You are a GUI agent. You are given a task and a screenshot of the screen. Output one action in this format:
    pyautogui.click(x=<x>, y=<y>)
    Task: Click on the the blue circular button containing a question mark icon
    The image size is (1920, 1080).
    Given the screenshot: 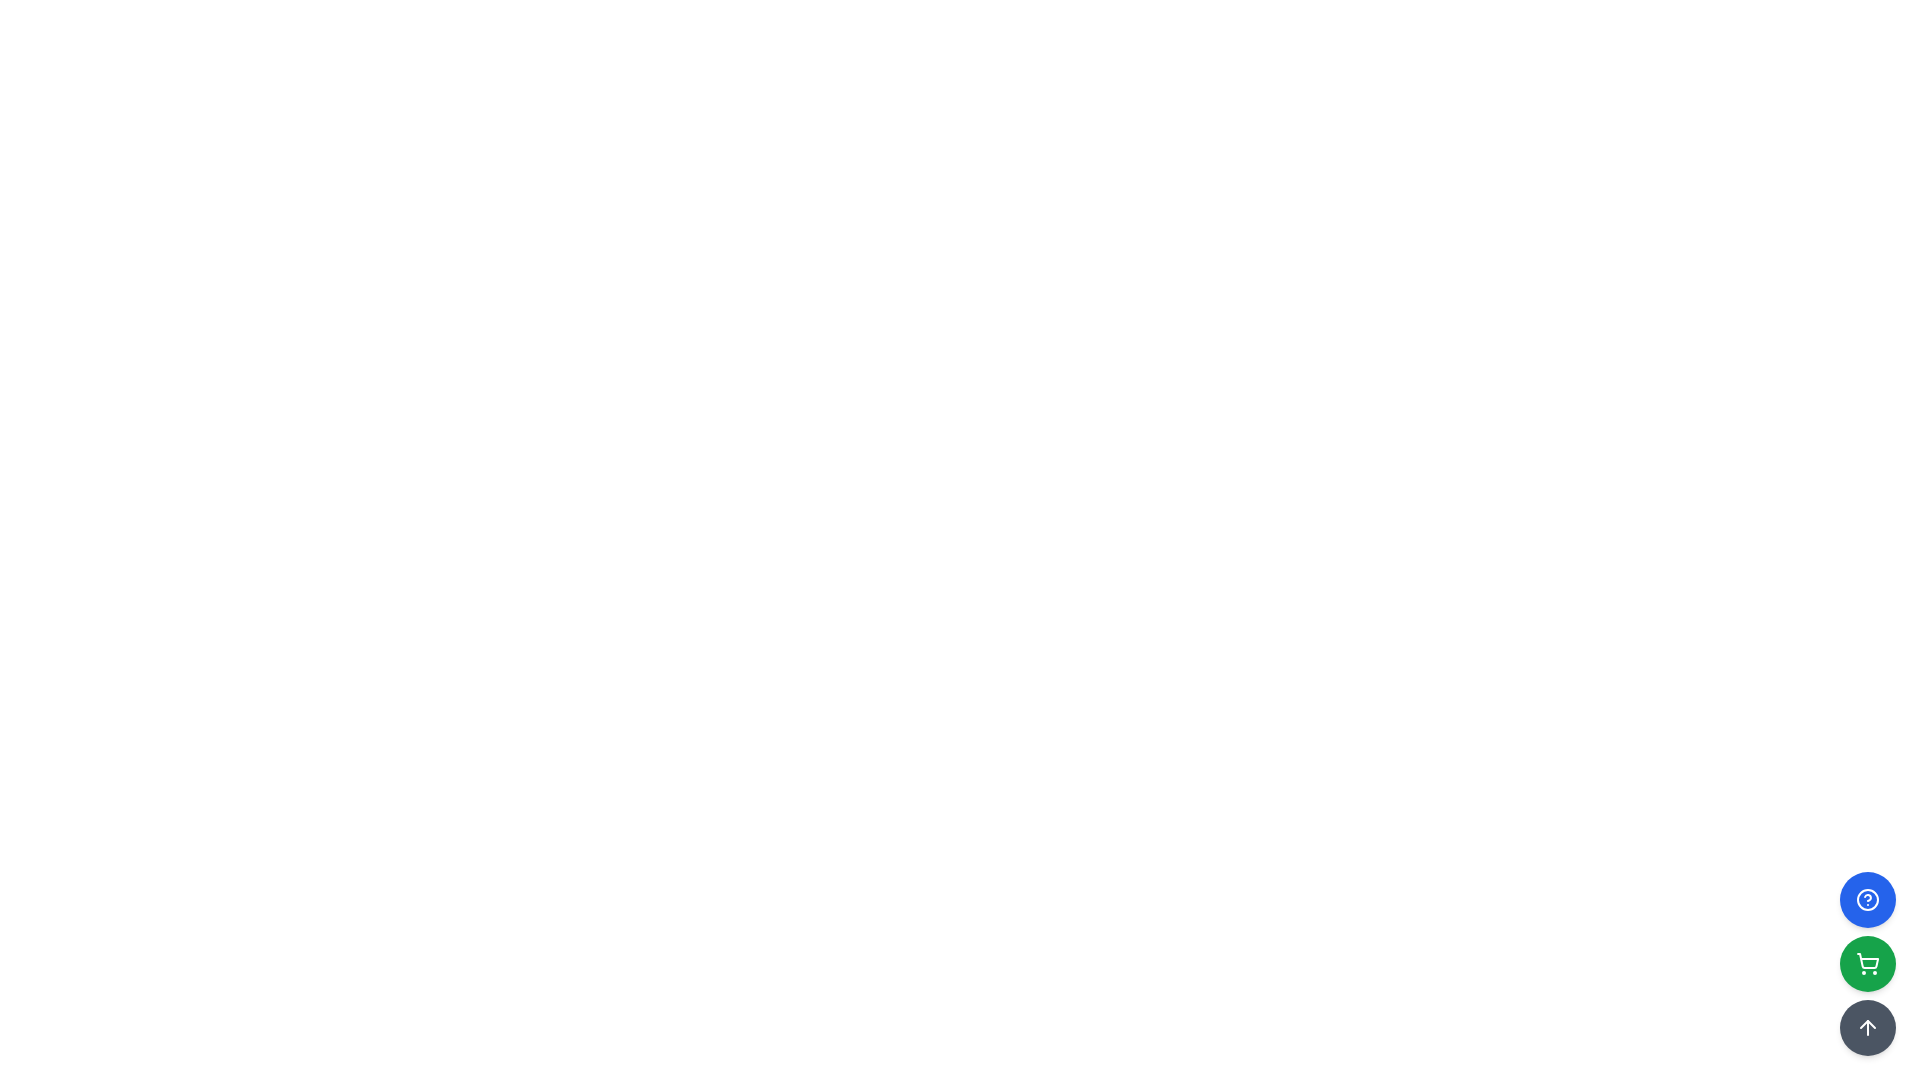 What is the action you would take?
    pyautogui.click(x=1866, y=898)
    